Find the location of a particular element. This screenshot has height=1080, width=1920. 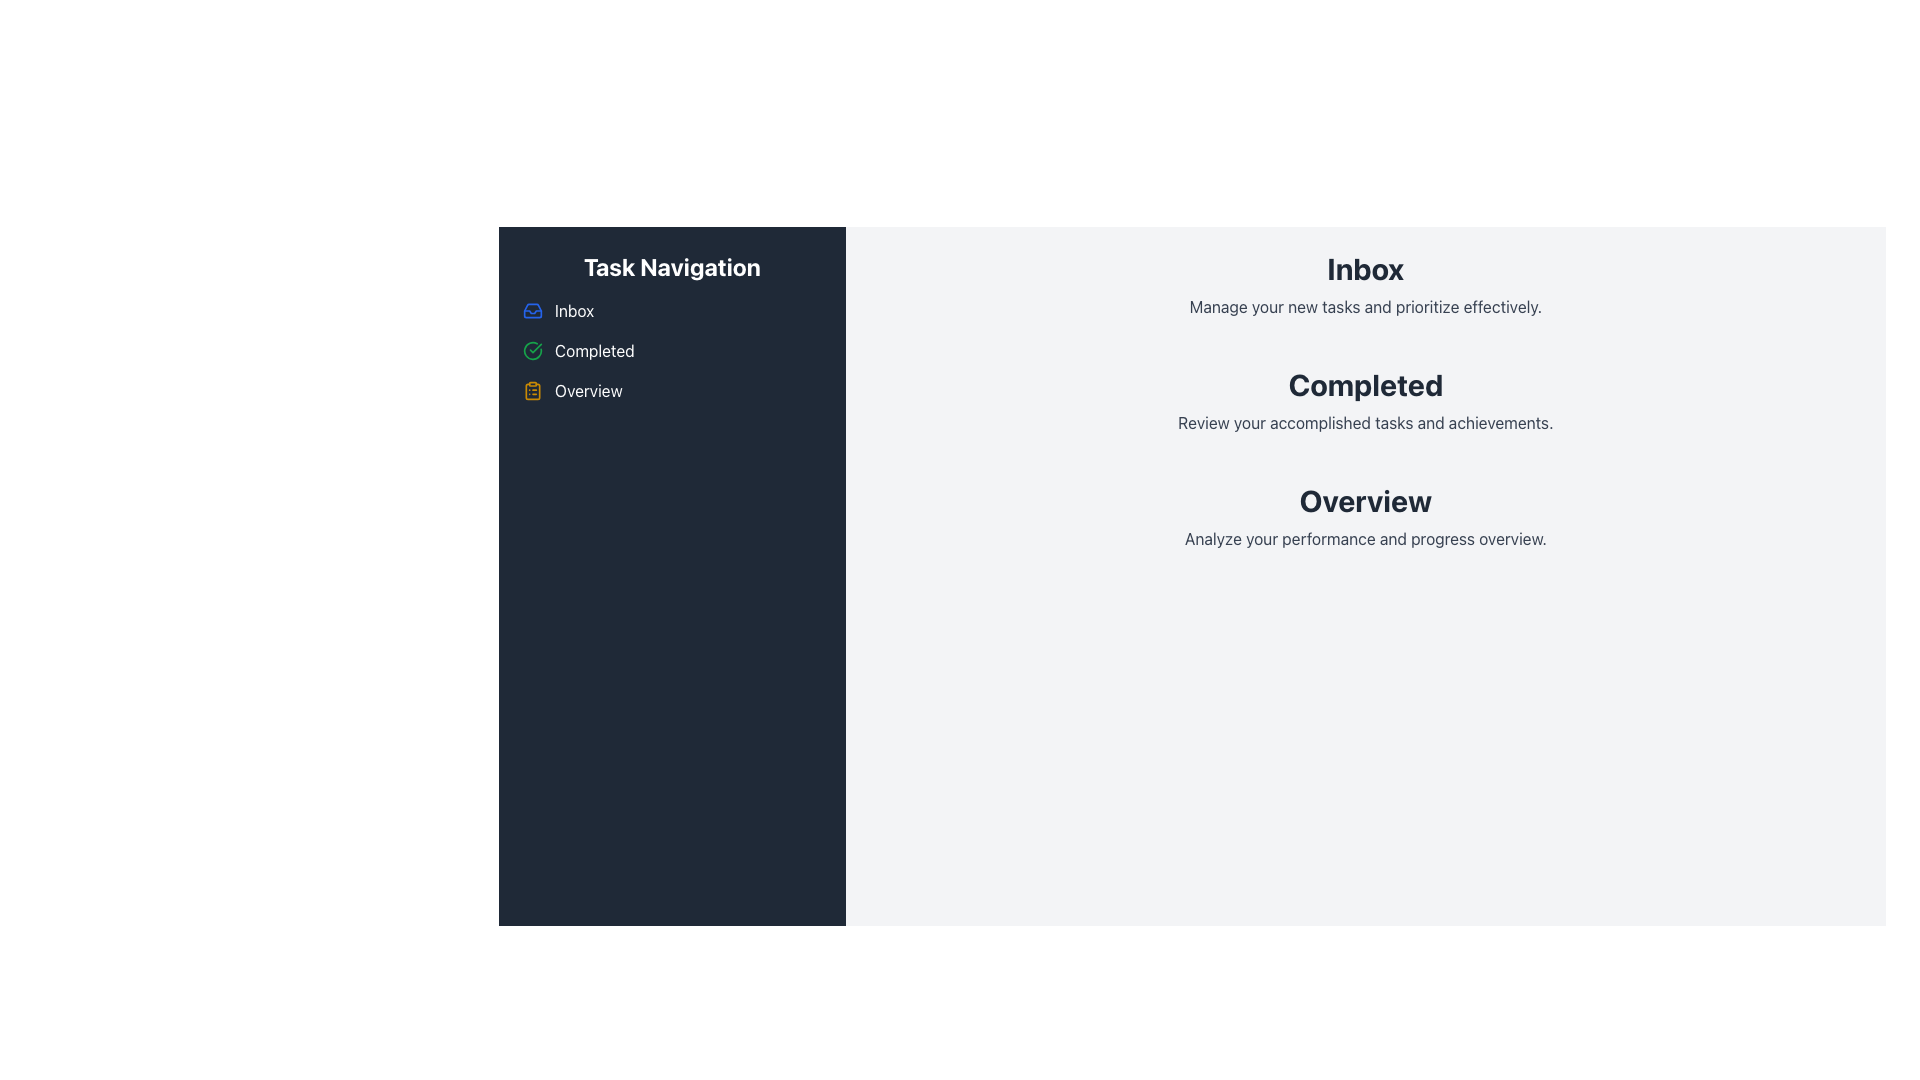

the circular green checkmark icon indicating a completed status, located in the left navigation panel next to the 'Completed' text label is located at coordinates (532, 350).